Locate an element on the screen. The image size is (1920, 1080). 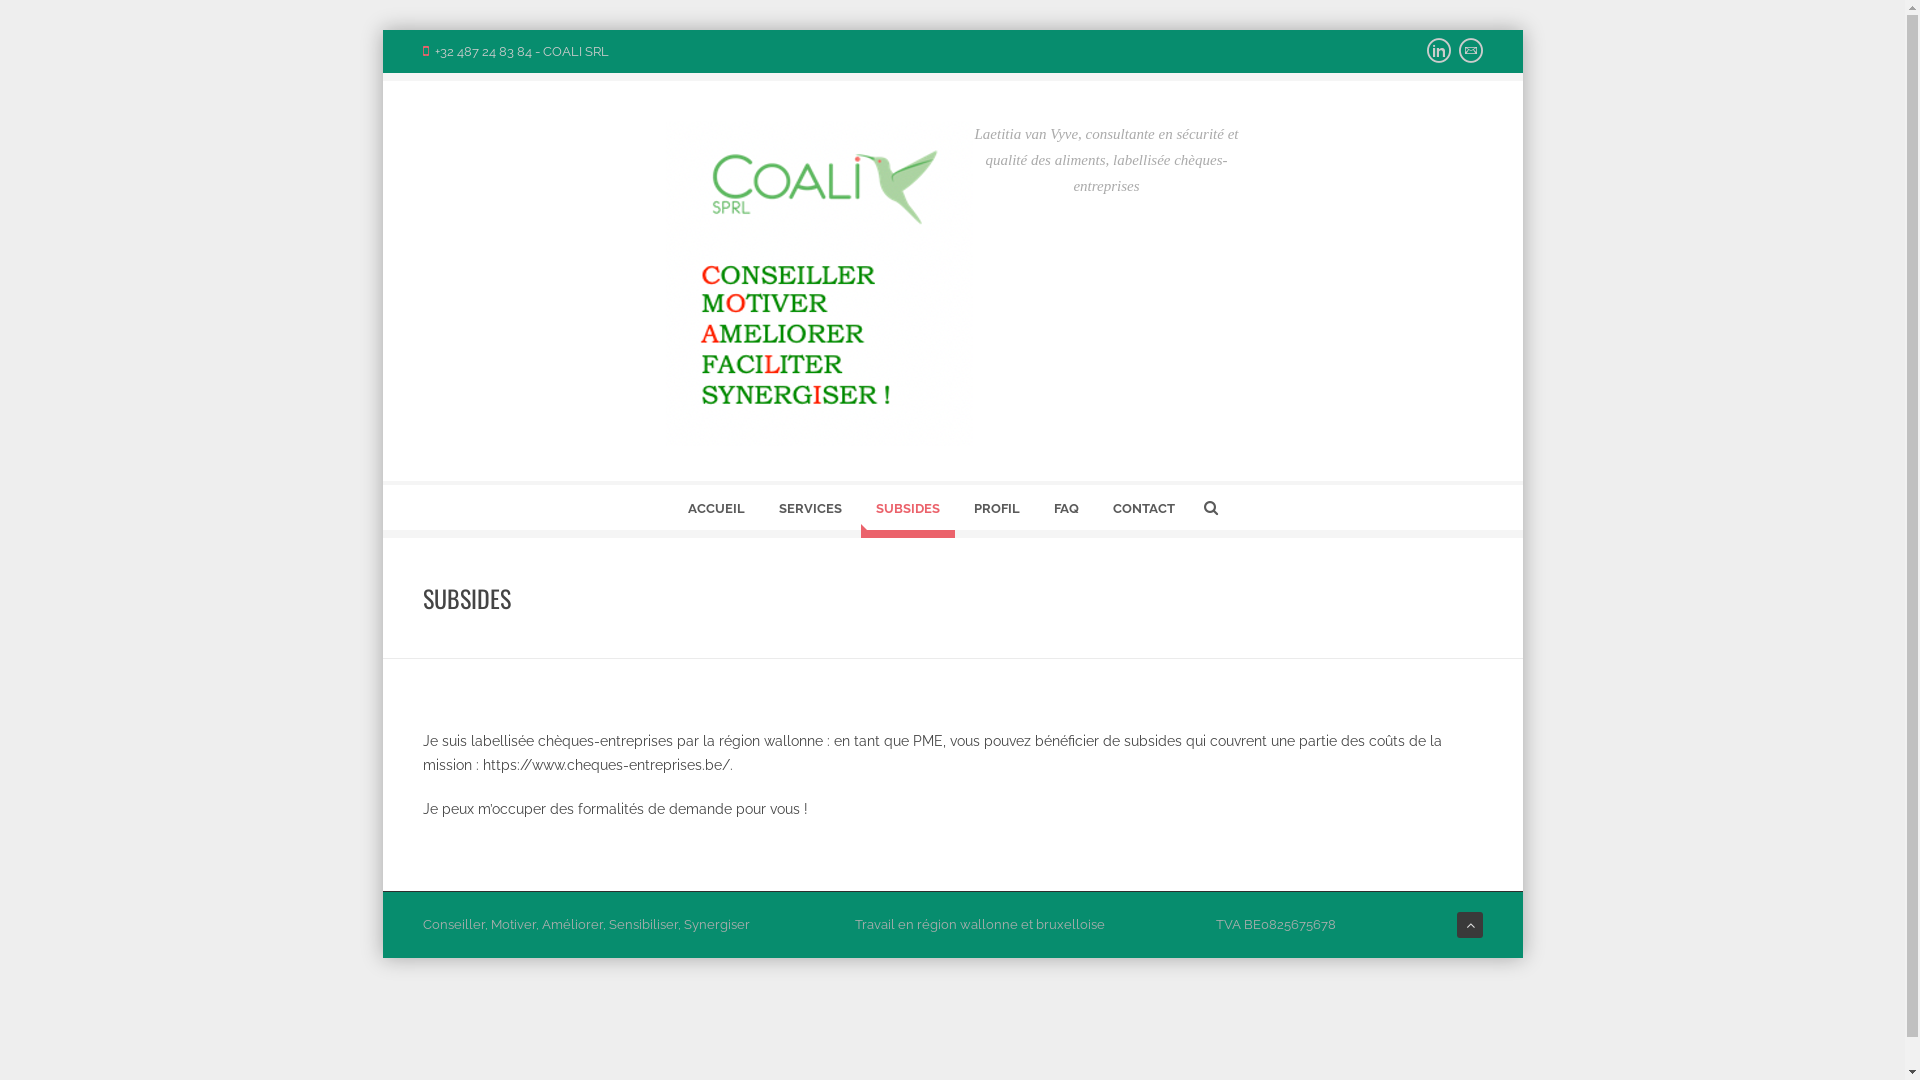
'SERVICES' is located at coordinates (810, 511).